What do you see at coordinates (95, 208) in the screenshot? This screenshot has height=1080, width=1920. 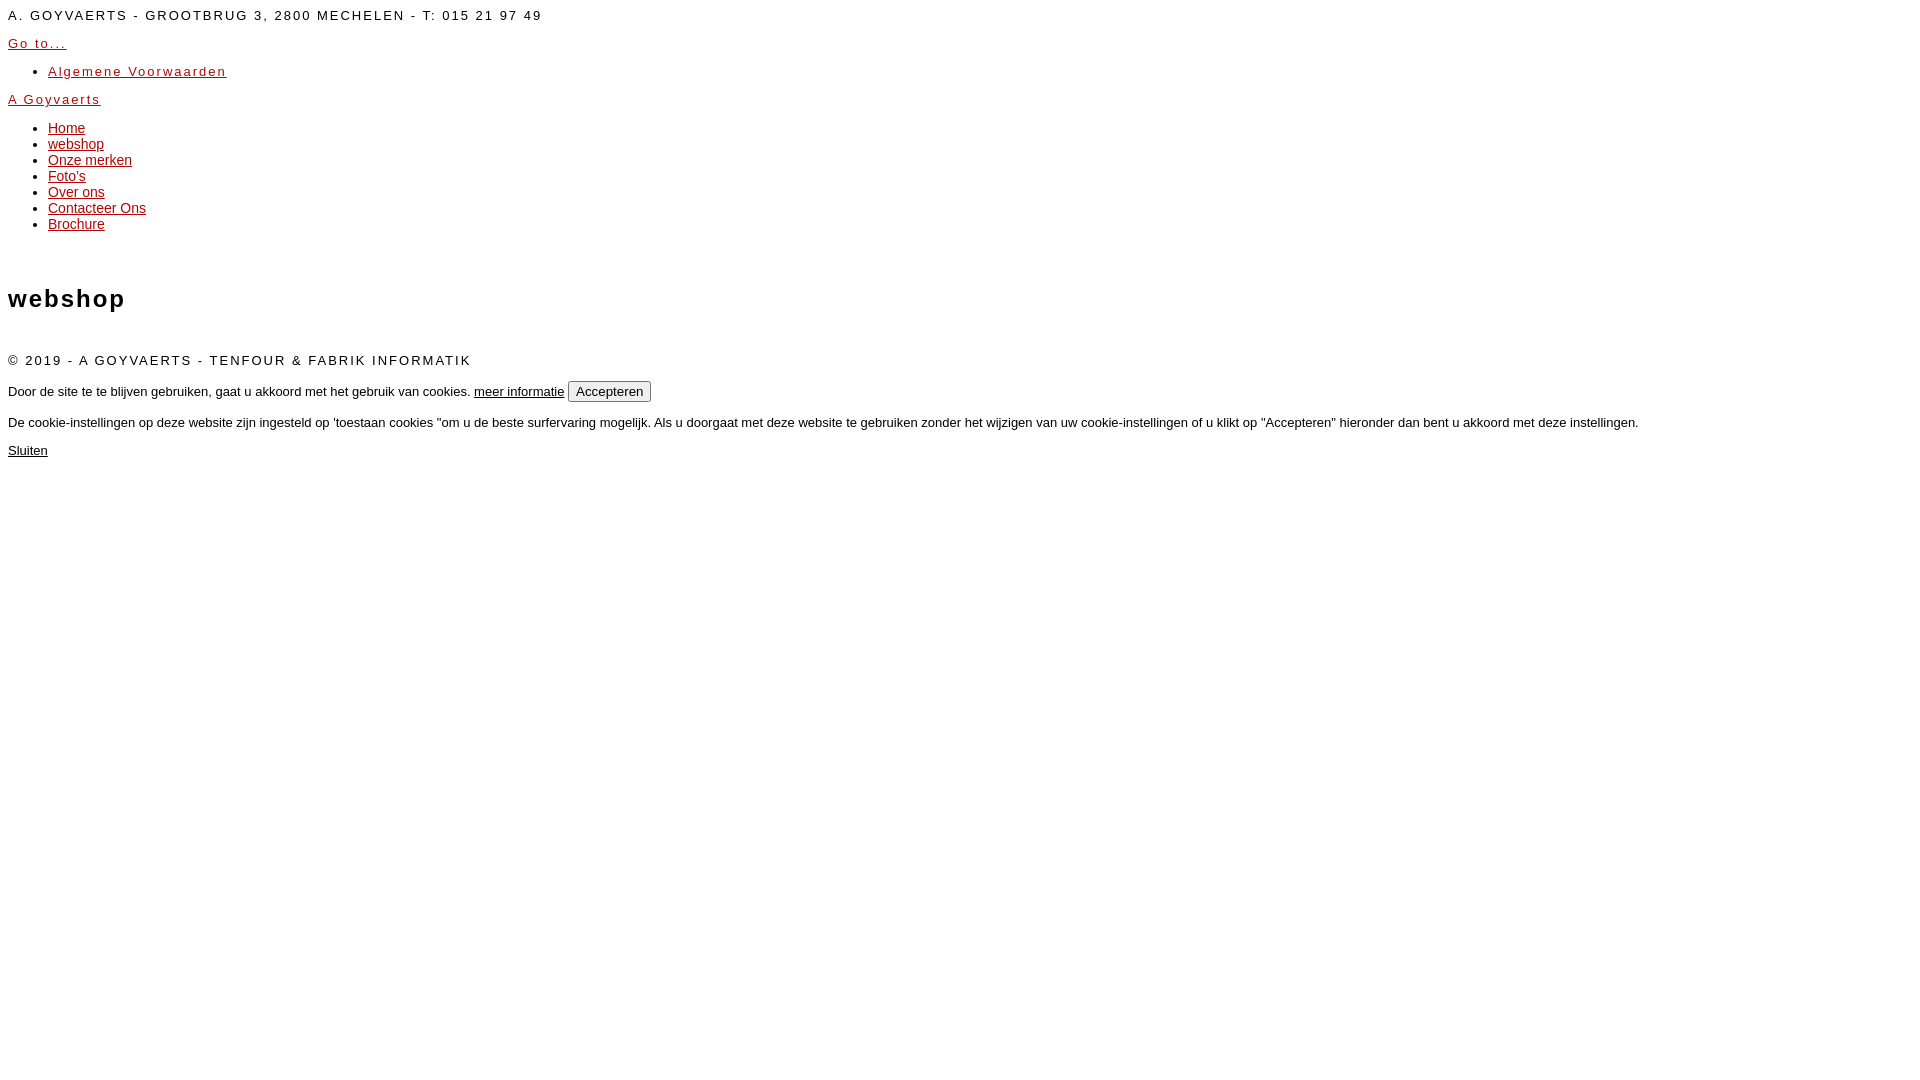 I see `'Contacteer Ons'` at bounding box center [95, 208].